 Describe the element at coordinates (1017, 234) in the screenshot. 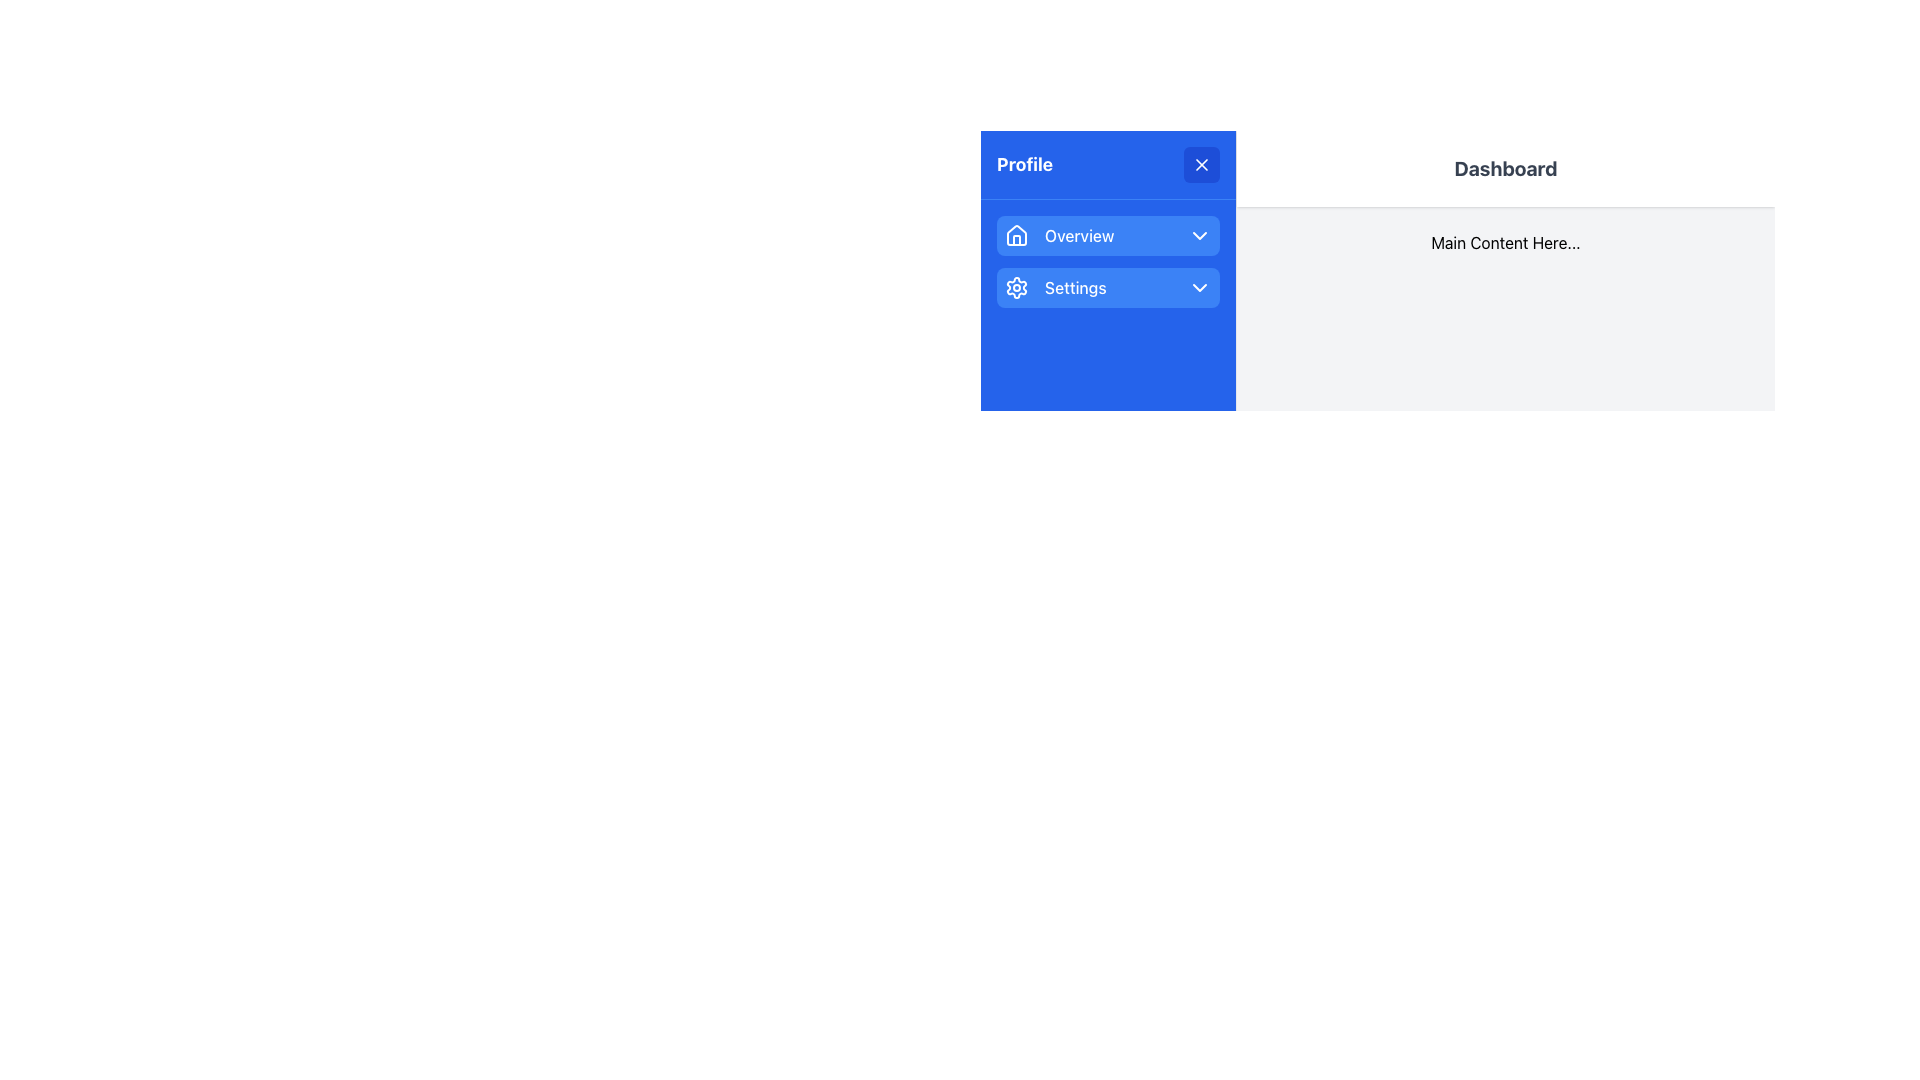

I see `the 'home' icon (SVG graphic) located to the left of the 'Overview' text in the 'Profile' section` at that location.